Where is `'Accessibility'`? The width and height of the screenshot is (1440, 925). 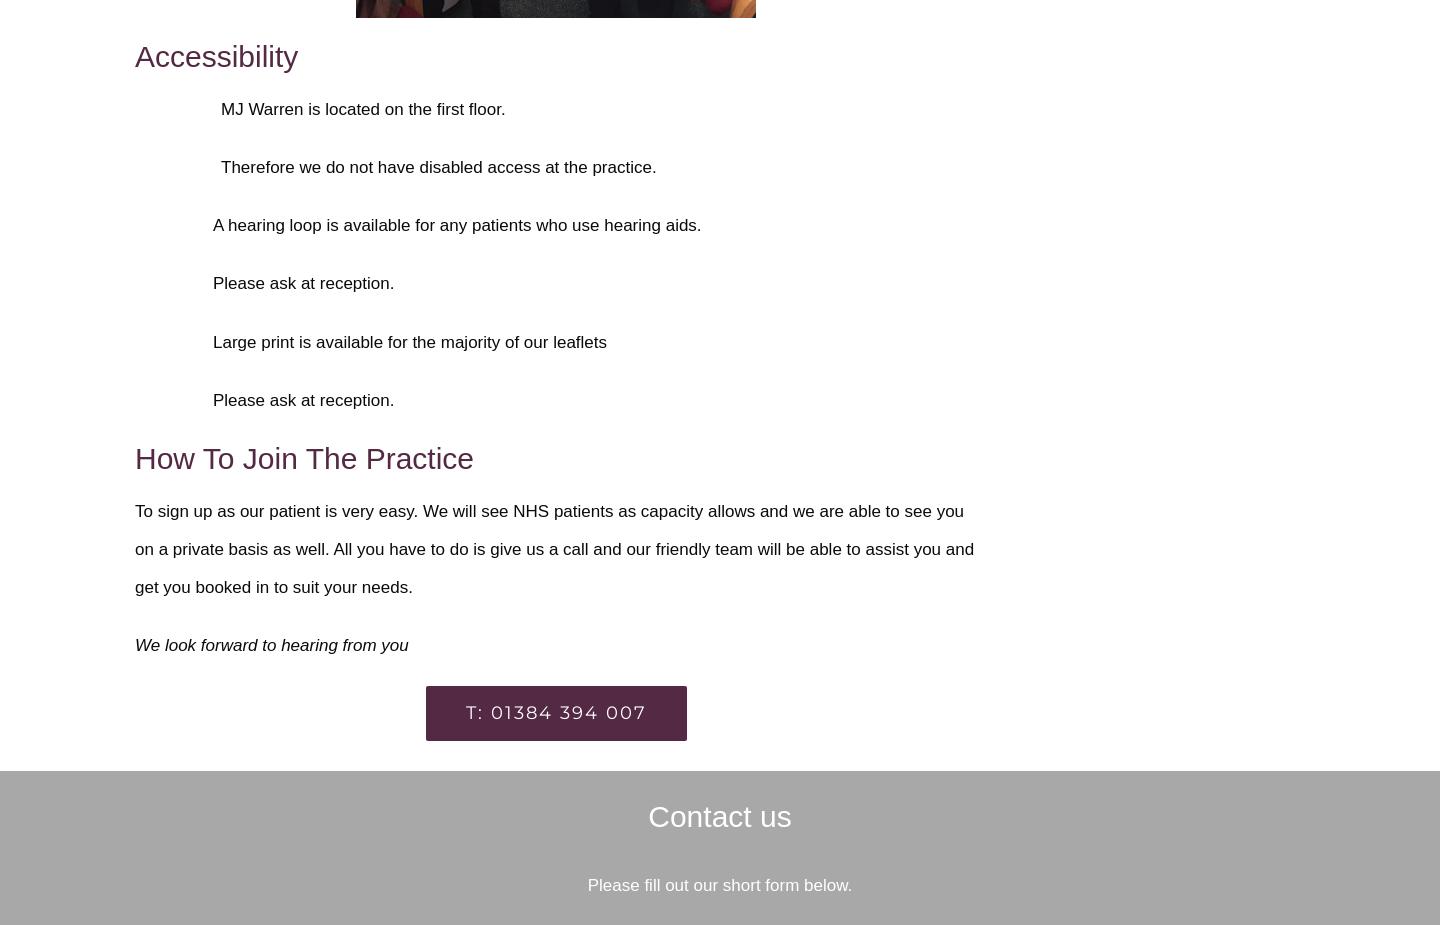 'Accessibility' is located at coordinates (216, 55).